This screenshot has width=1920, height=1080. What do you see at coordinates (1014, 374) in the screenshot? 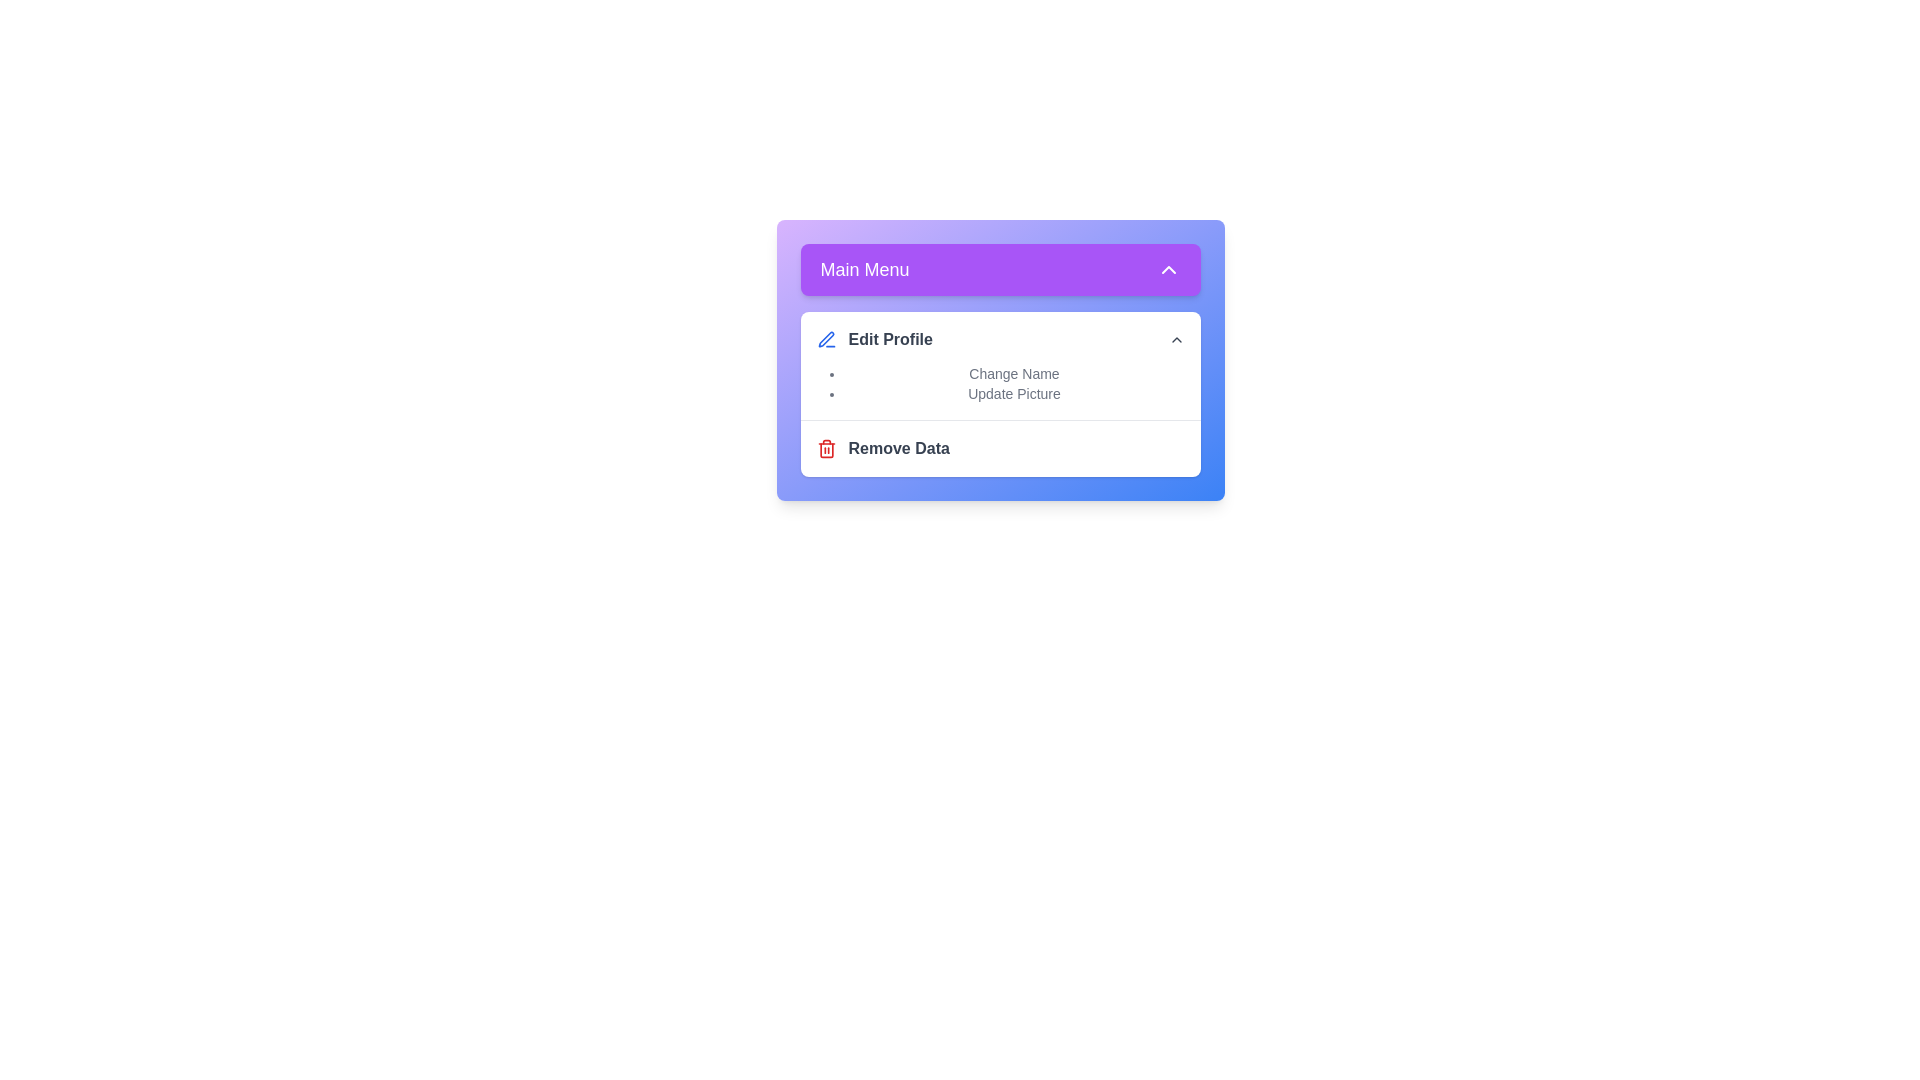
I see `the 'Change Name' option` at bounding box center [1014, 374].